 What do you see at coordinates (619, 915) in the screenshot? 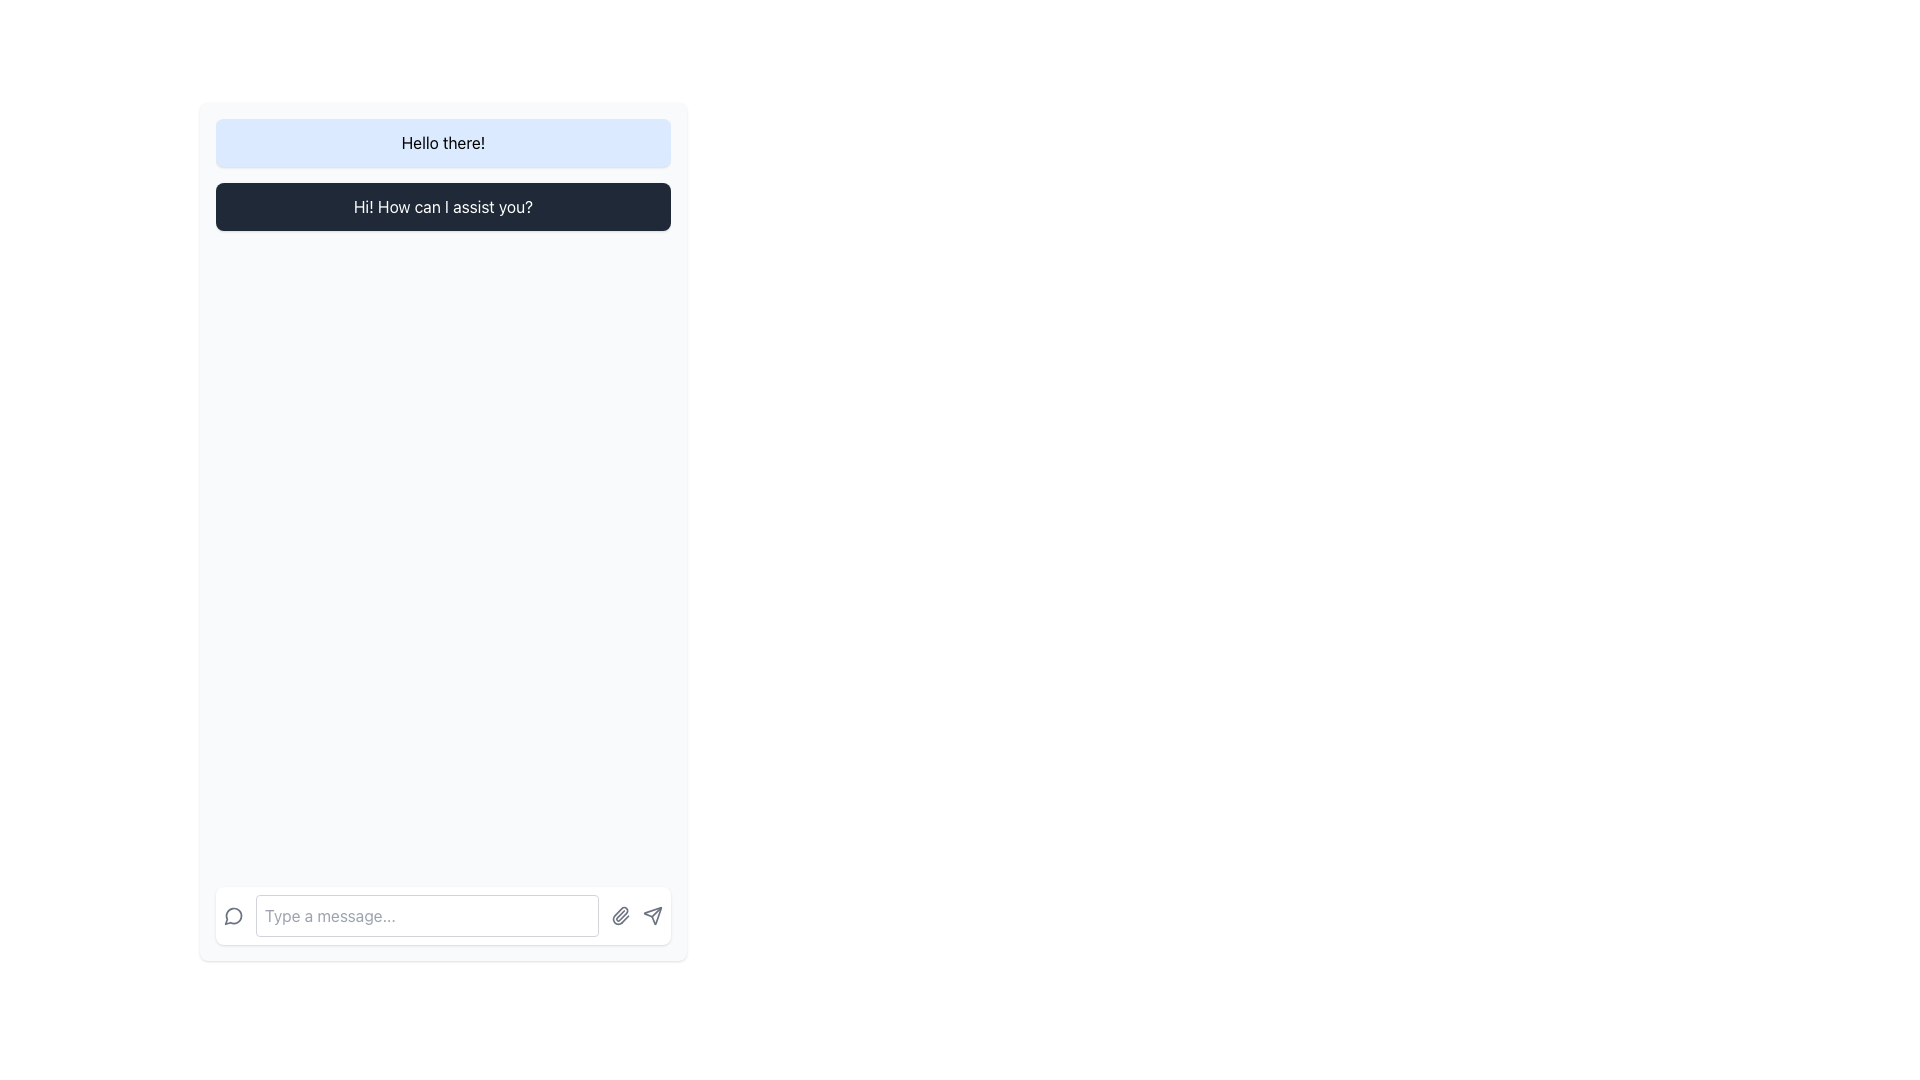
I see `the paperclip icon located to the right of the text input field in the messaging interface` at bounding box center [619, 915].